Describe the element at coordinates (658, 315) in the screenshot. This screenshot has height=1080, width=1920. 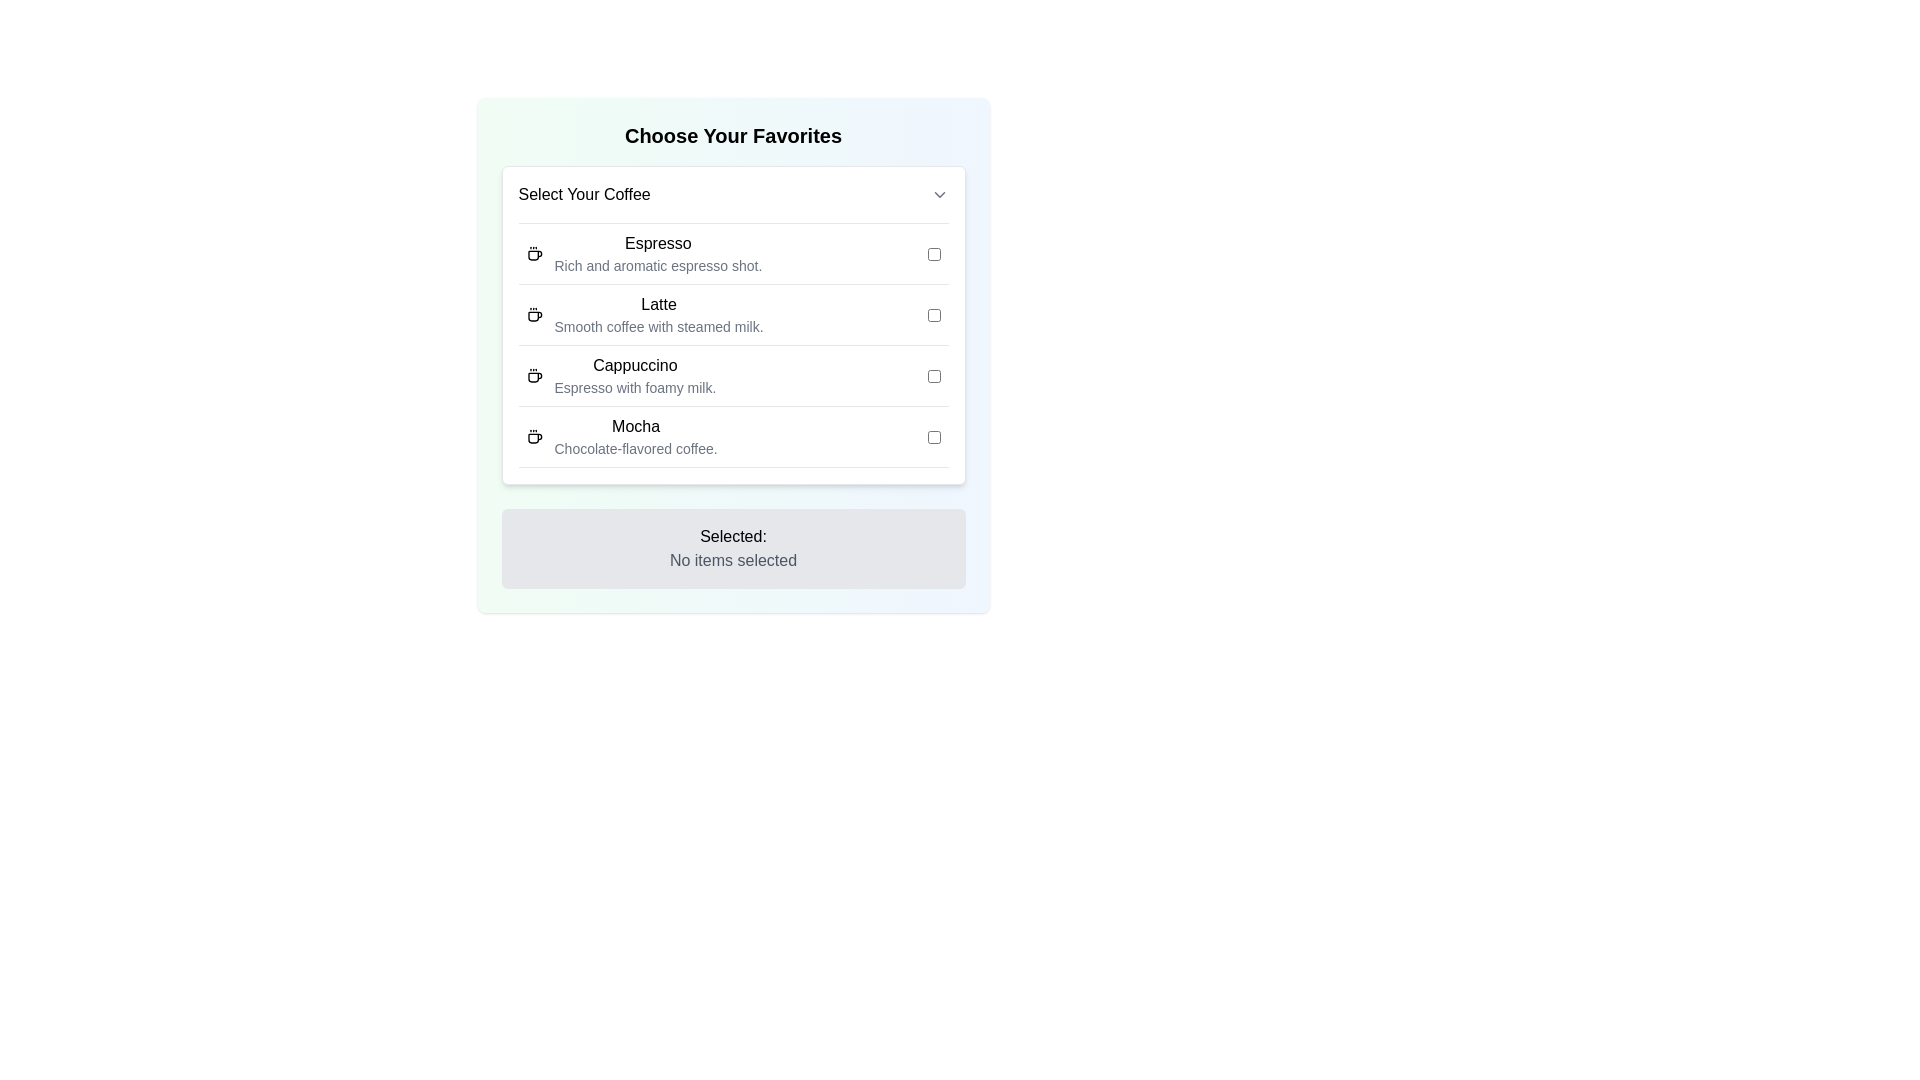
I see `the textual content element titled 'Latte' which describes 'Smooth coffee with steamed milk.' located in the 'Select Your Coffee' section` at that location.